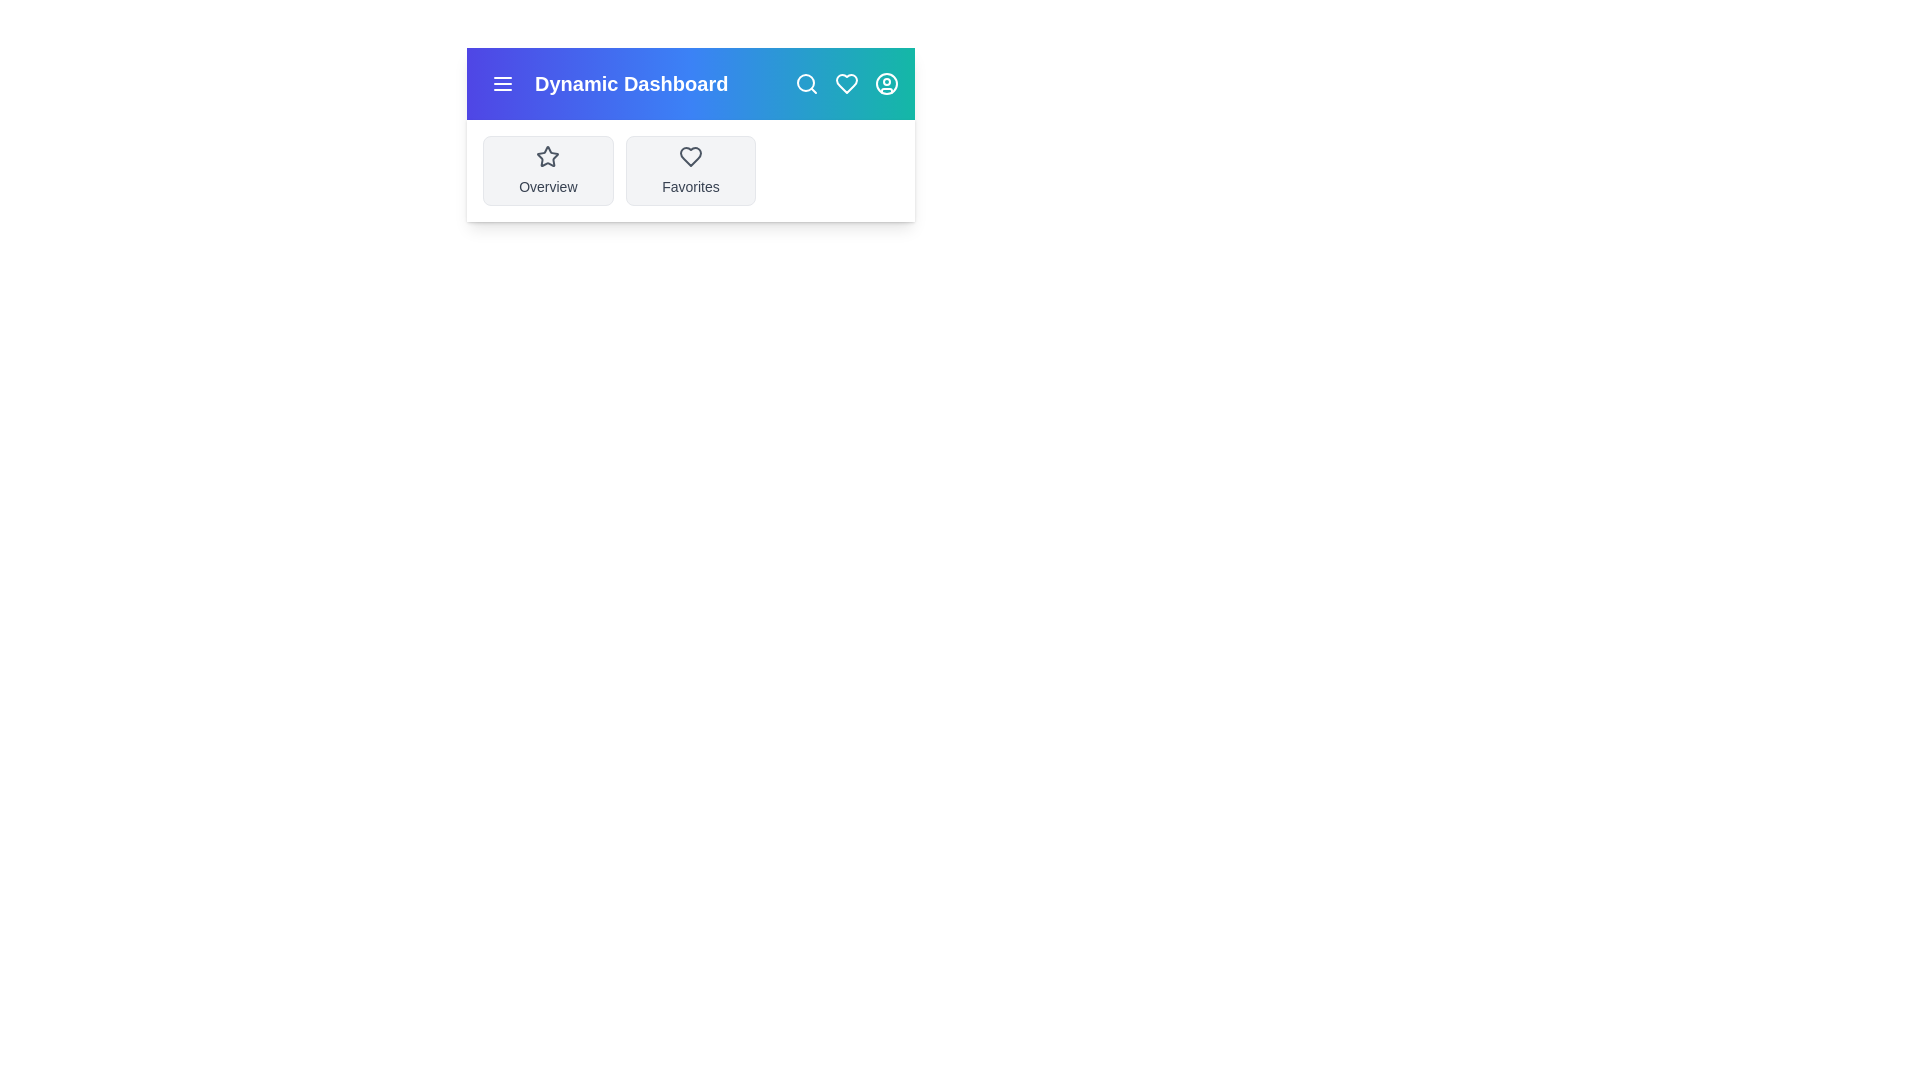 Image resolution: width=1920 pixels, height=1080 pixels. What do you see at coordinates (690, 169) in the screenshot?
I see `the 'Favorites' card to navigate to the favorites section` at bounding box center [690, 169].